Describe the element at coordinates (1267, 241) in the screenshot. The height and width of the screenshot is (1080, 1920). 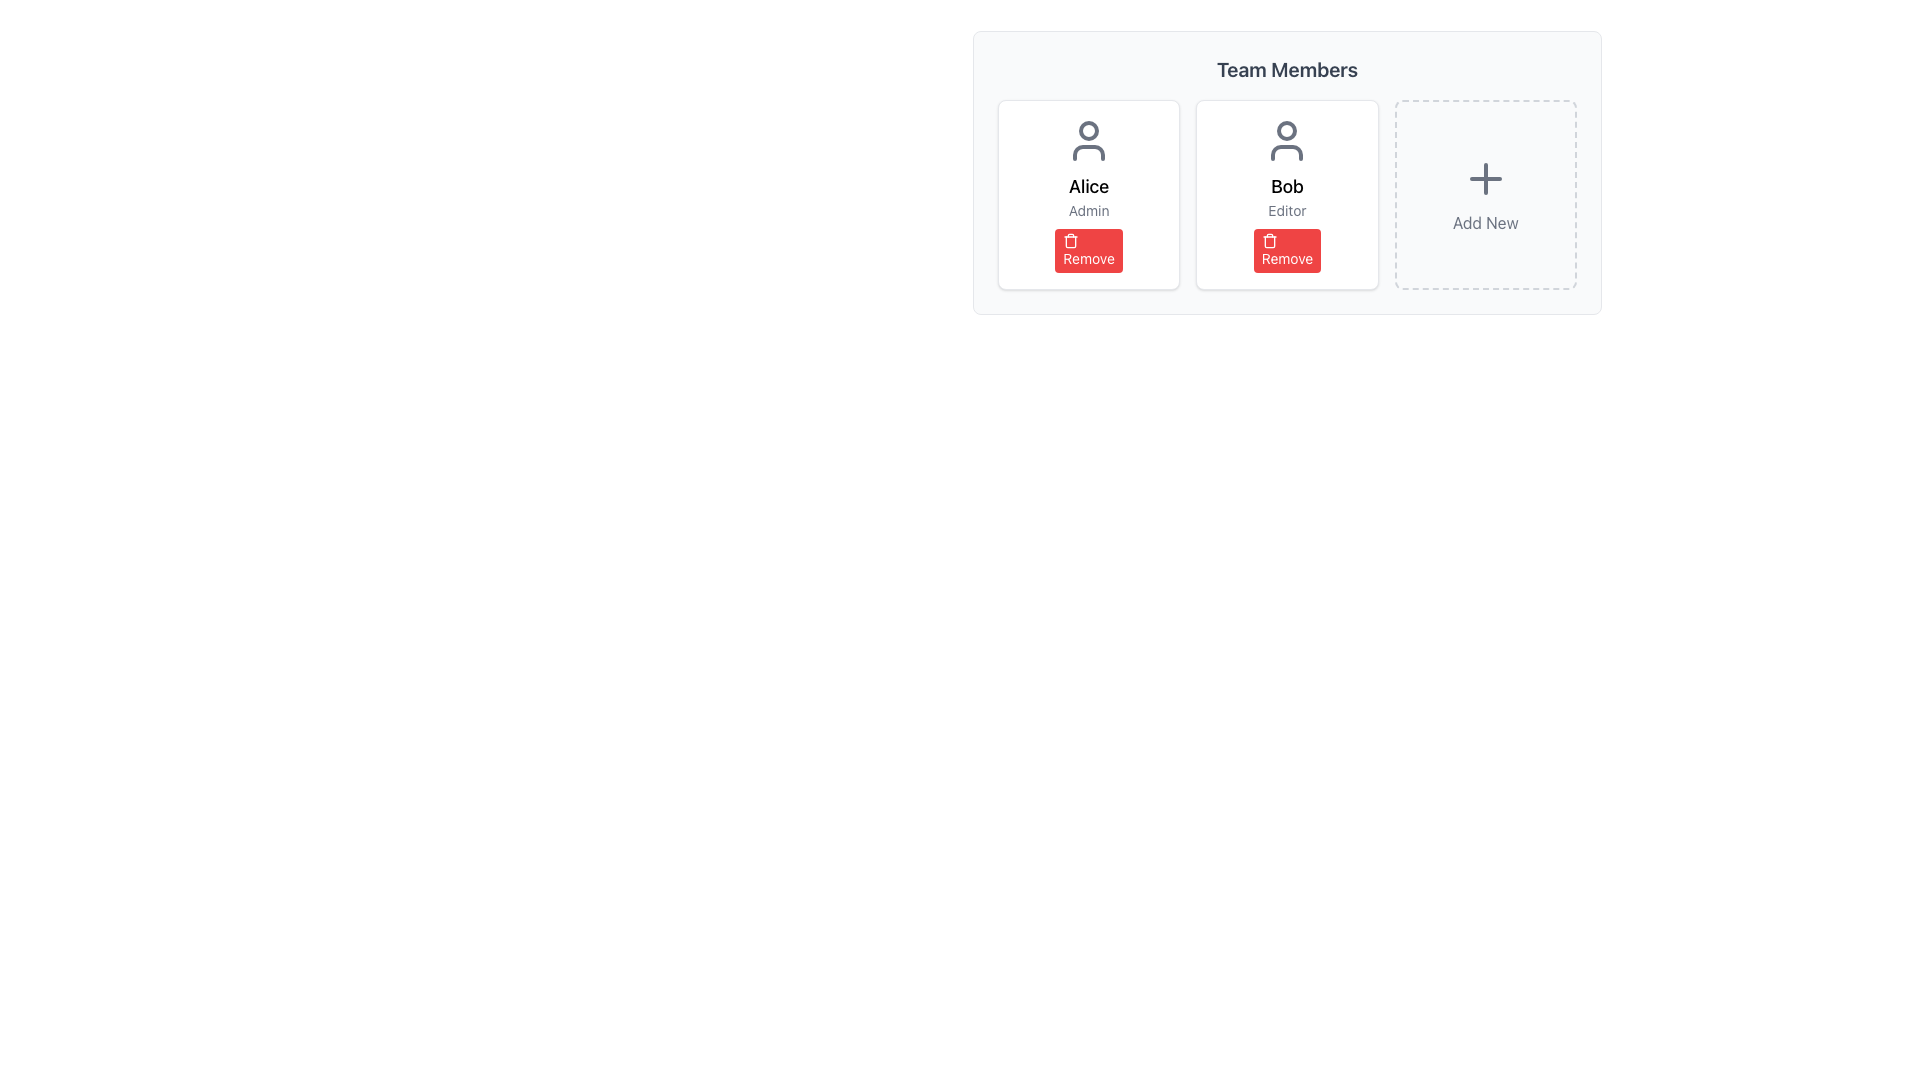
I see `the 'Remove' button located above the trash can icon in the 'Team Members' section, which is part of the Bob member card` at that location.